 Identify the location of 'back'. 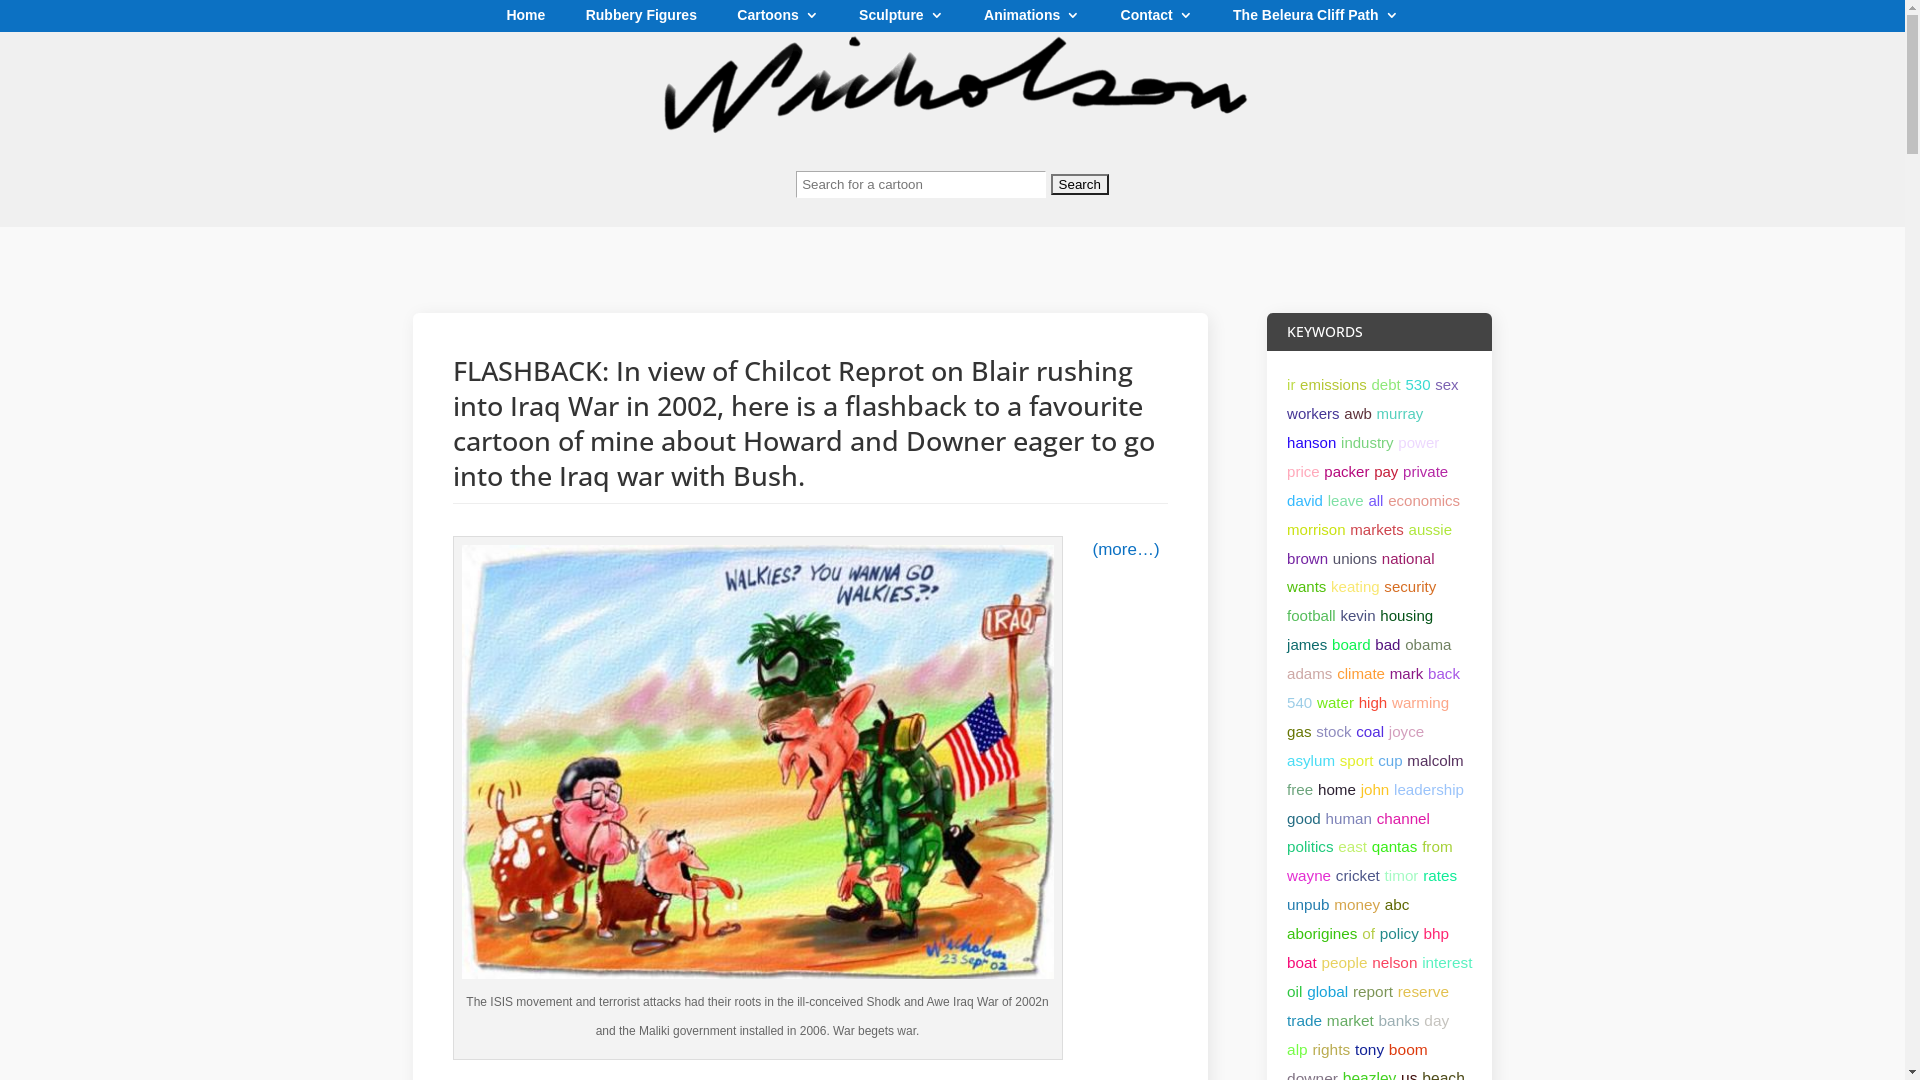
(1444, 673).